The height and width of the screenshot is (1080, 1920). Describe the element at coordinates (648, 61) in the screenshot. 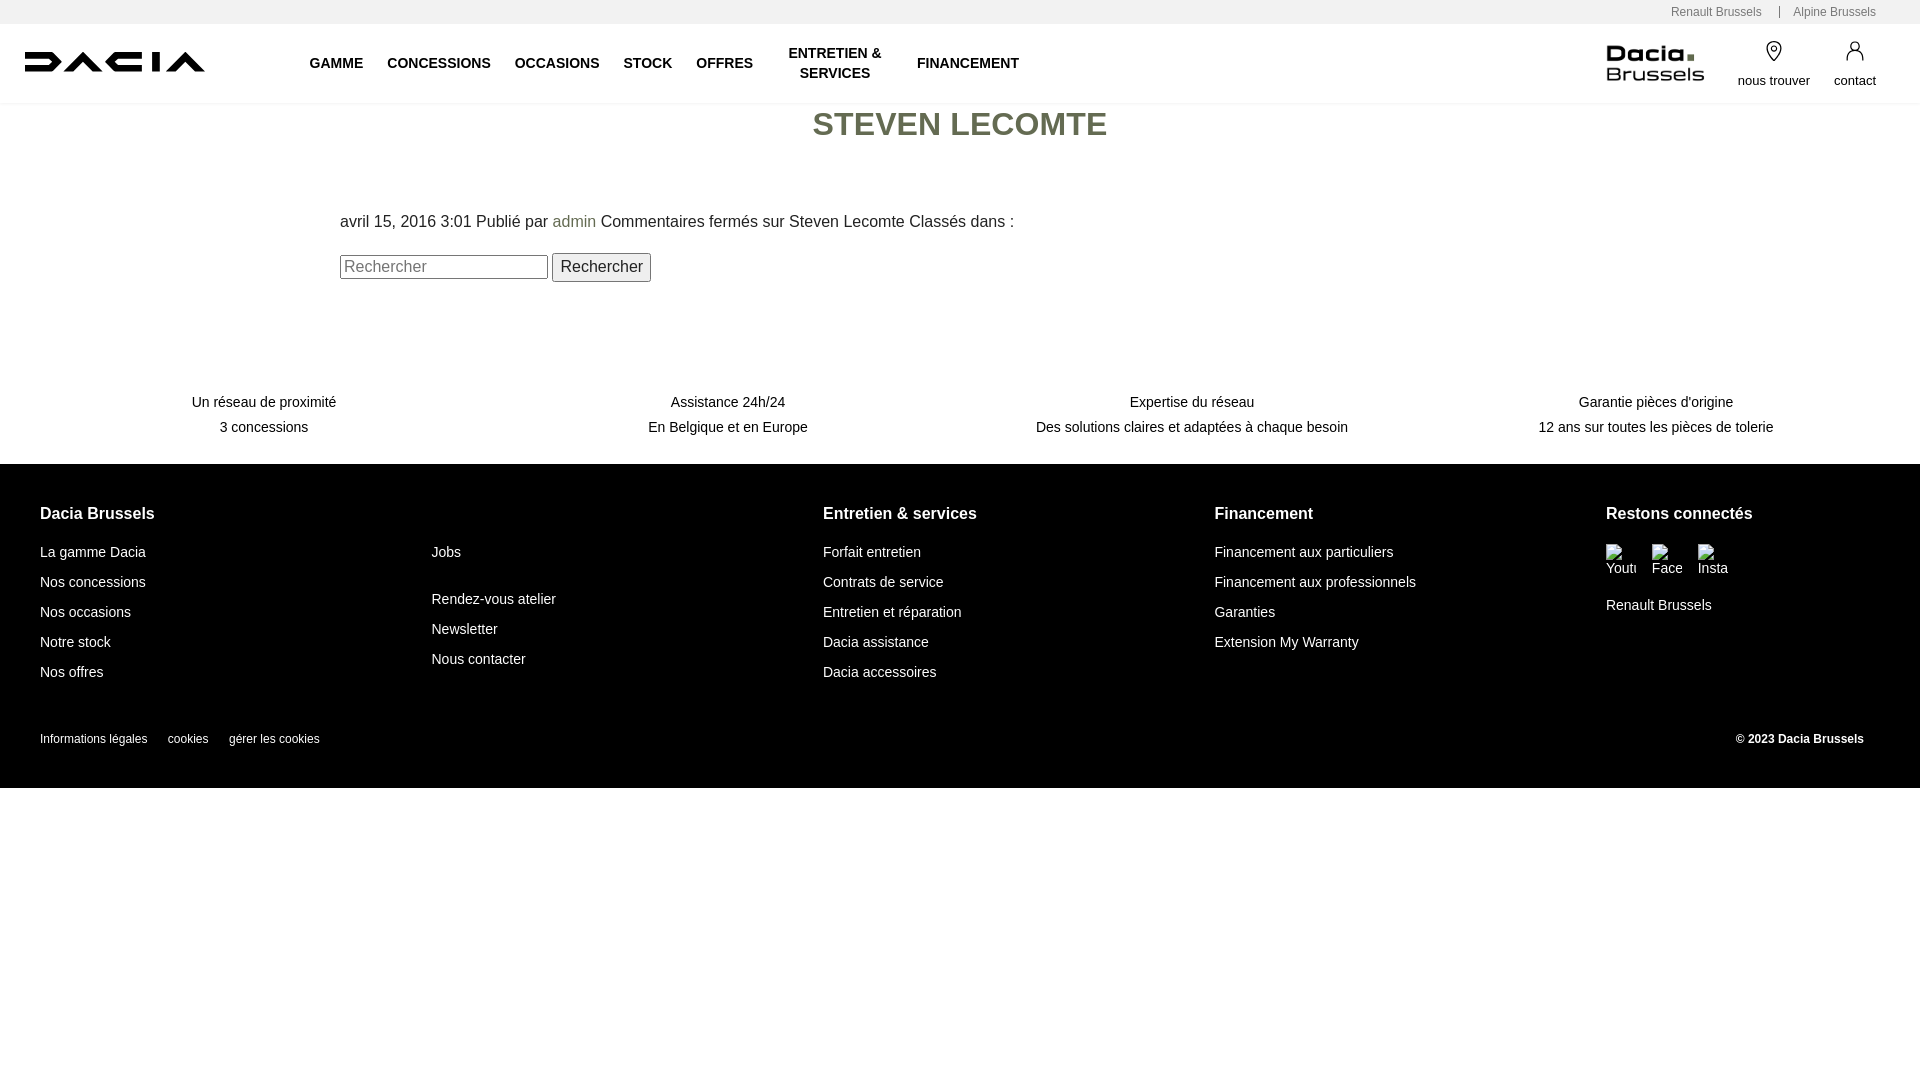

I see `'STOCK'` at that location.